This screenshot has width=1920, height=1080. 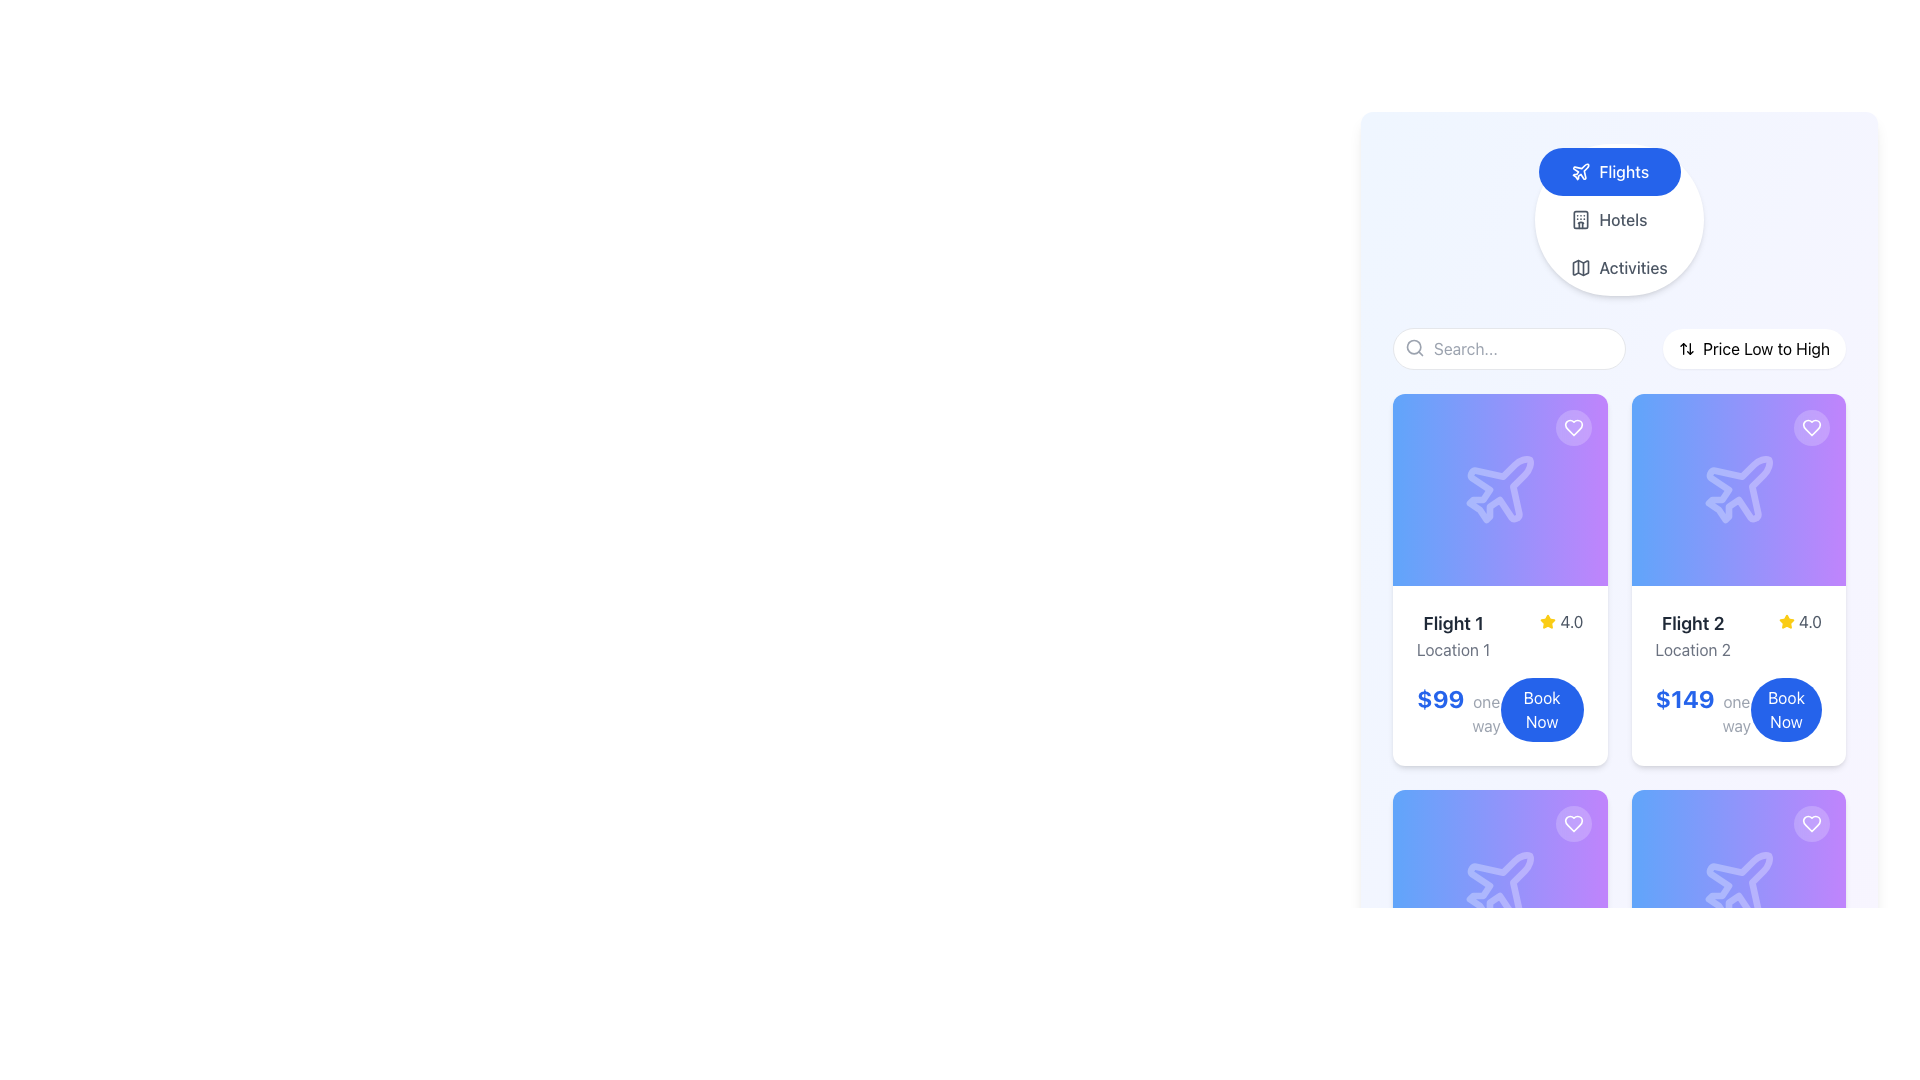 I want to click on the 'Hotels' button, which is the second option in a circular menu containing 'Flights', 'Hotels', and 'Activities', so click(x=1619, y=219).